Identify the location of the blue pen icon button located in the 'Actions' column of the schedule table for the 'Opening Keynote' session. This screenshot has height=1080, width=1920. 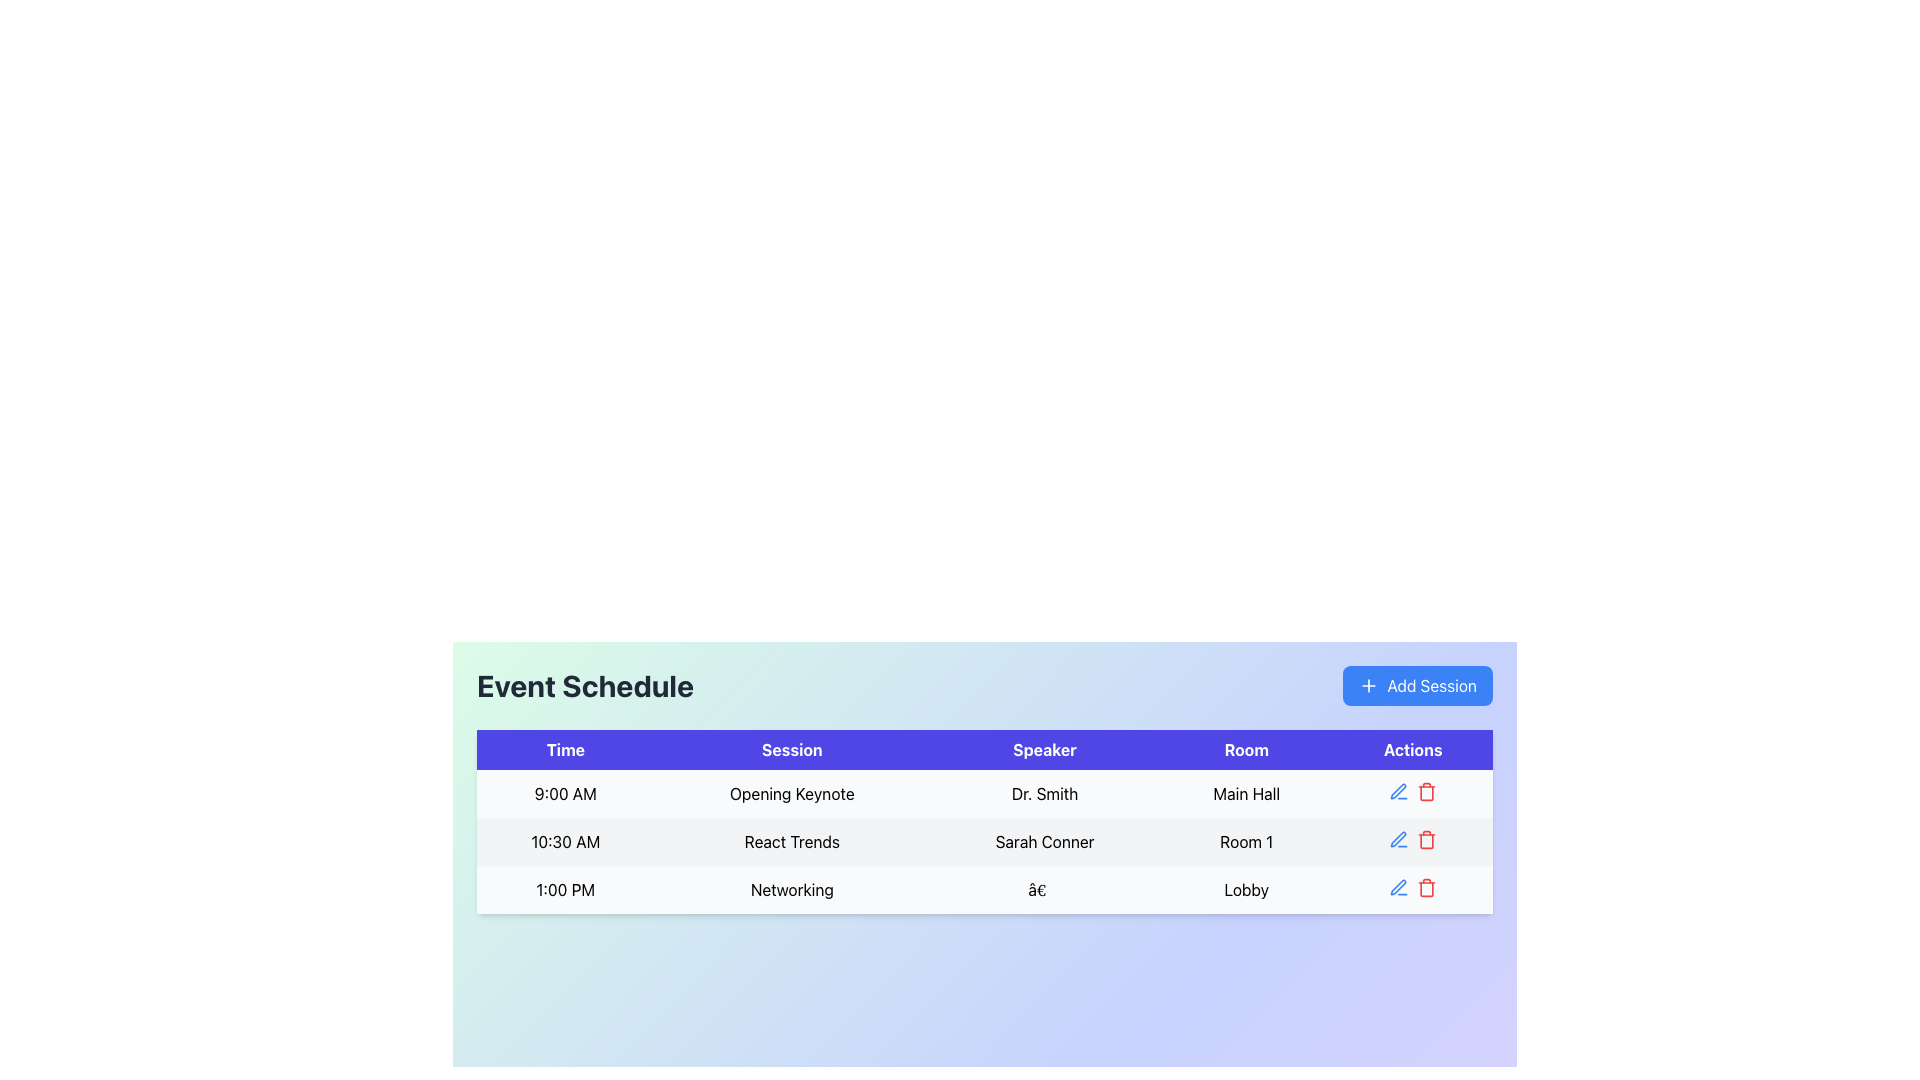
(1398, 790).